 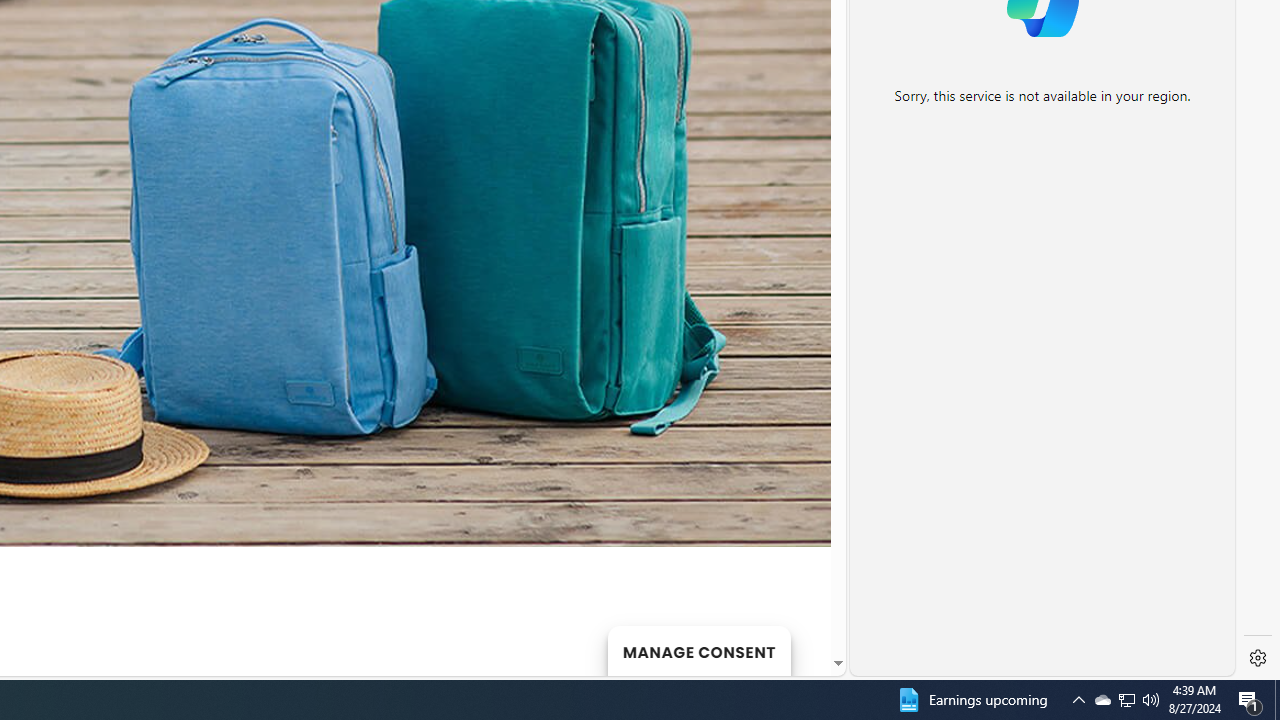 I want to click on 'MANAGE CONSENT', so click(x=698, y=650).